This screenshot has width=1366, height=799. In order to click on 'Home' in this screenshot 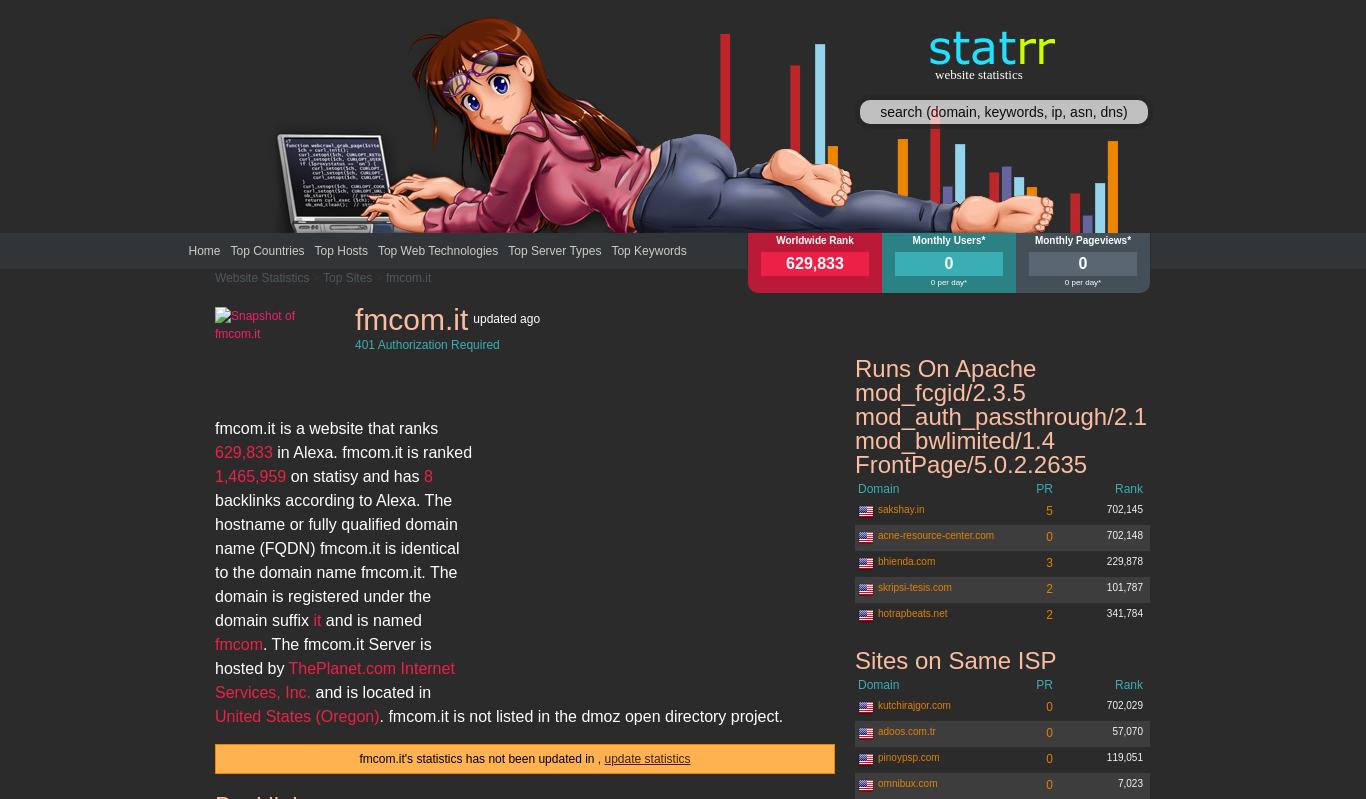, I will do `click(202, 250)`.